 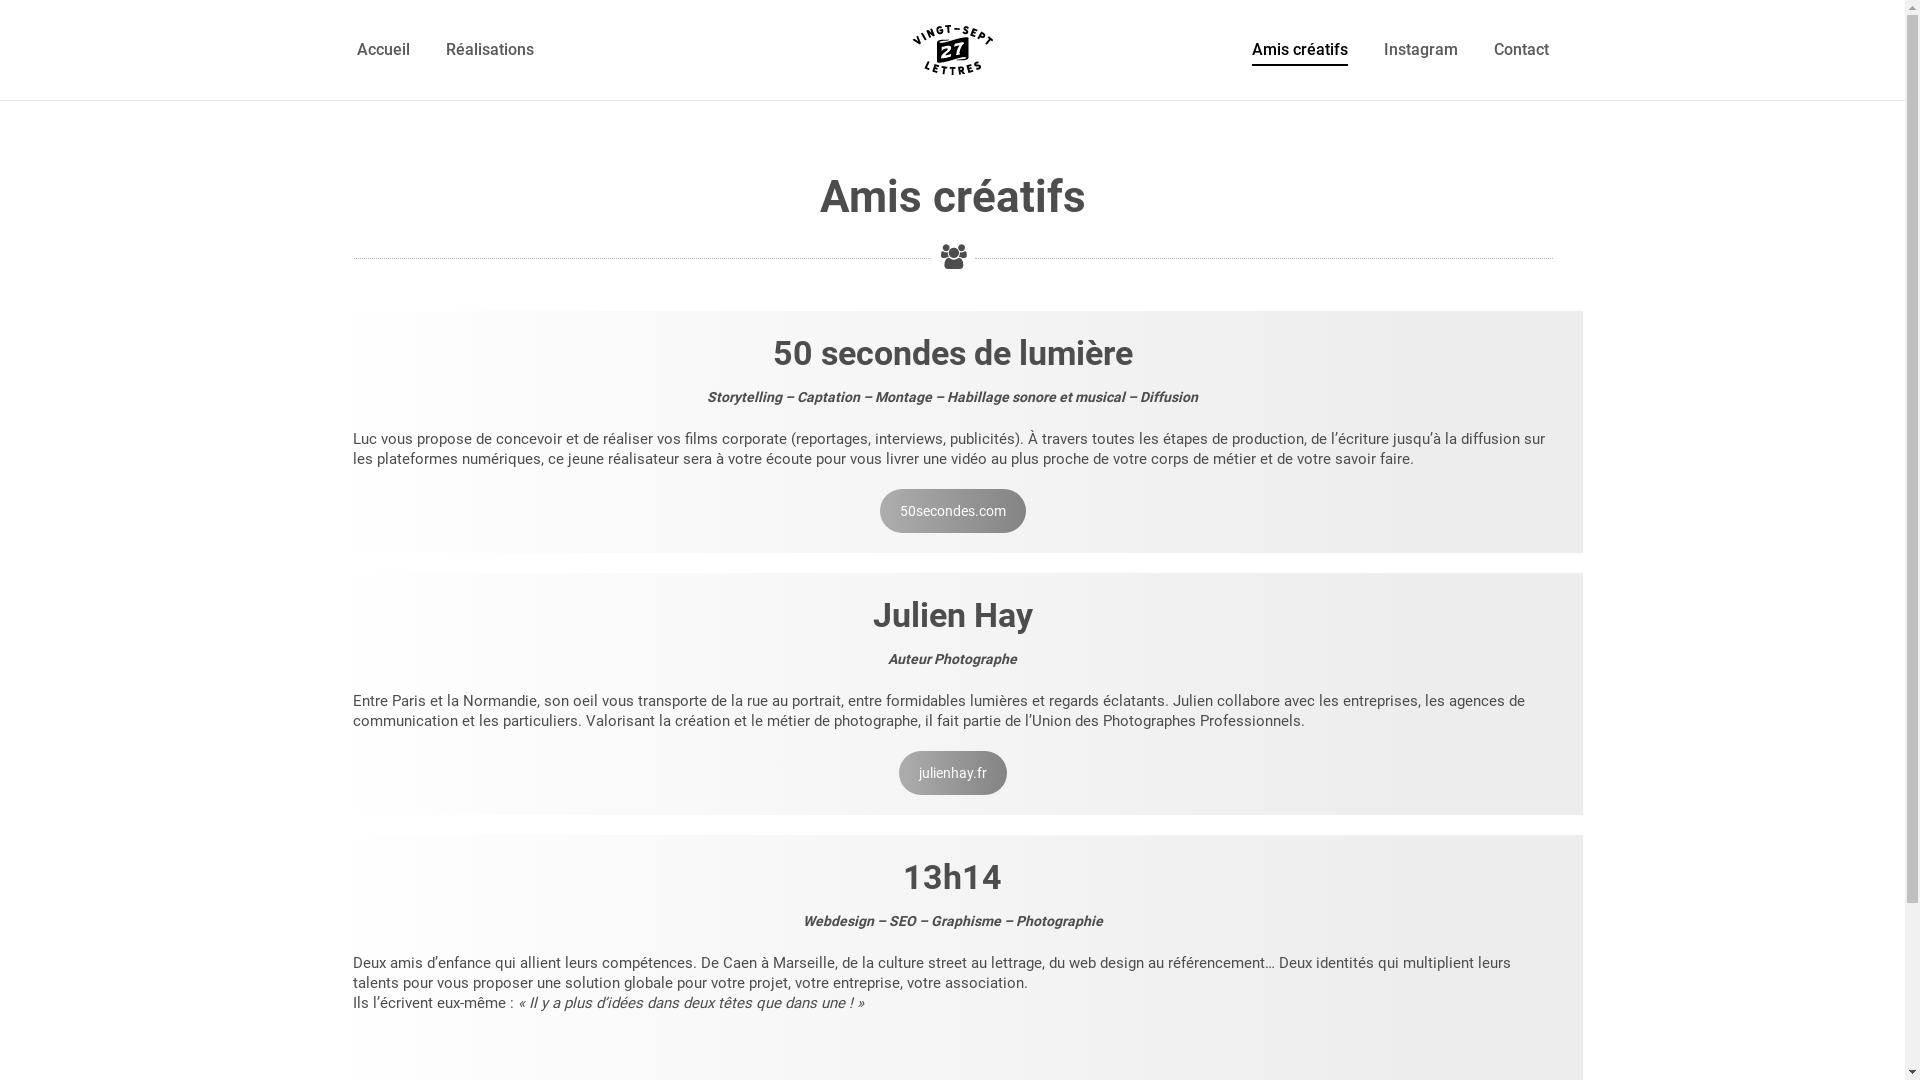 What do you see at coordinates (879, 509) in the screenshot?
I see `'50secondes.com'` at bounding box center [879, 509].